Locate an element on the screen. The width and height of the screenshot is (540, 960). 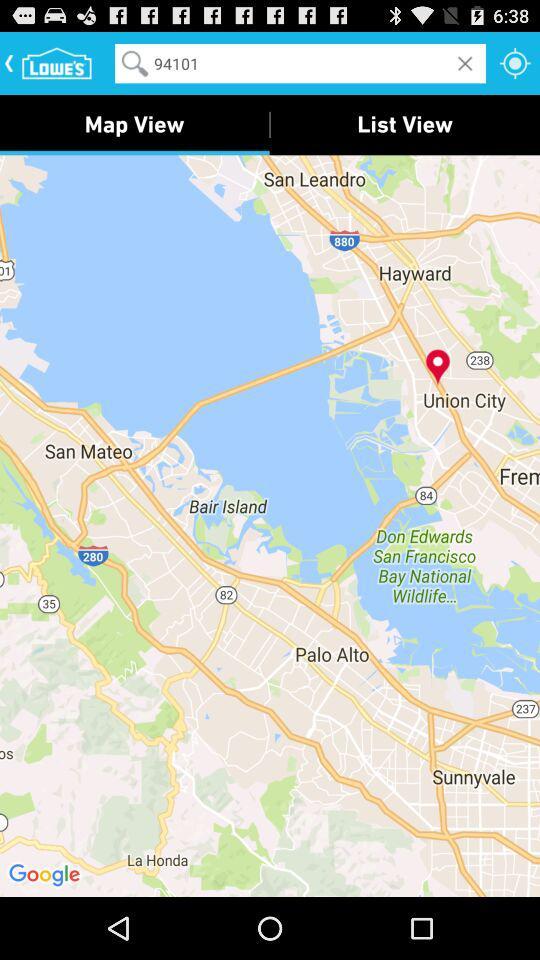
the icon above list view item is located at coordinates (515, 62).